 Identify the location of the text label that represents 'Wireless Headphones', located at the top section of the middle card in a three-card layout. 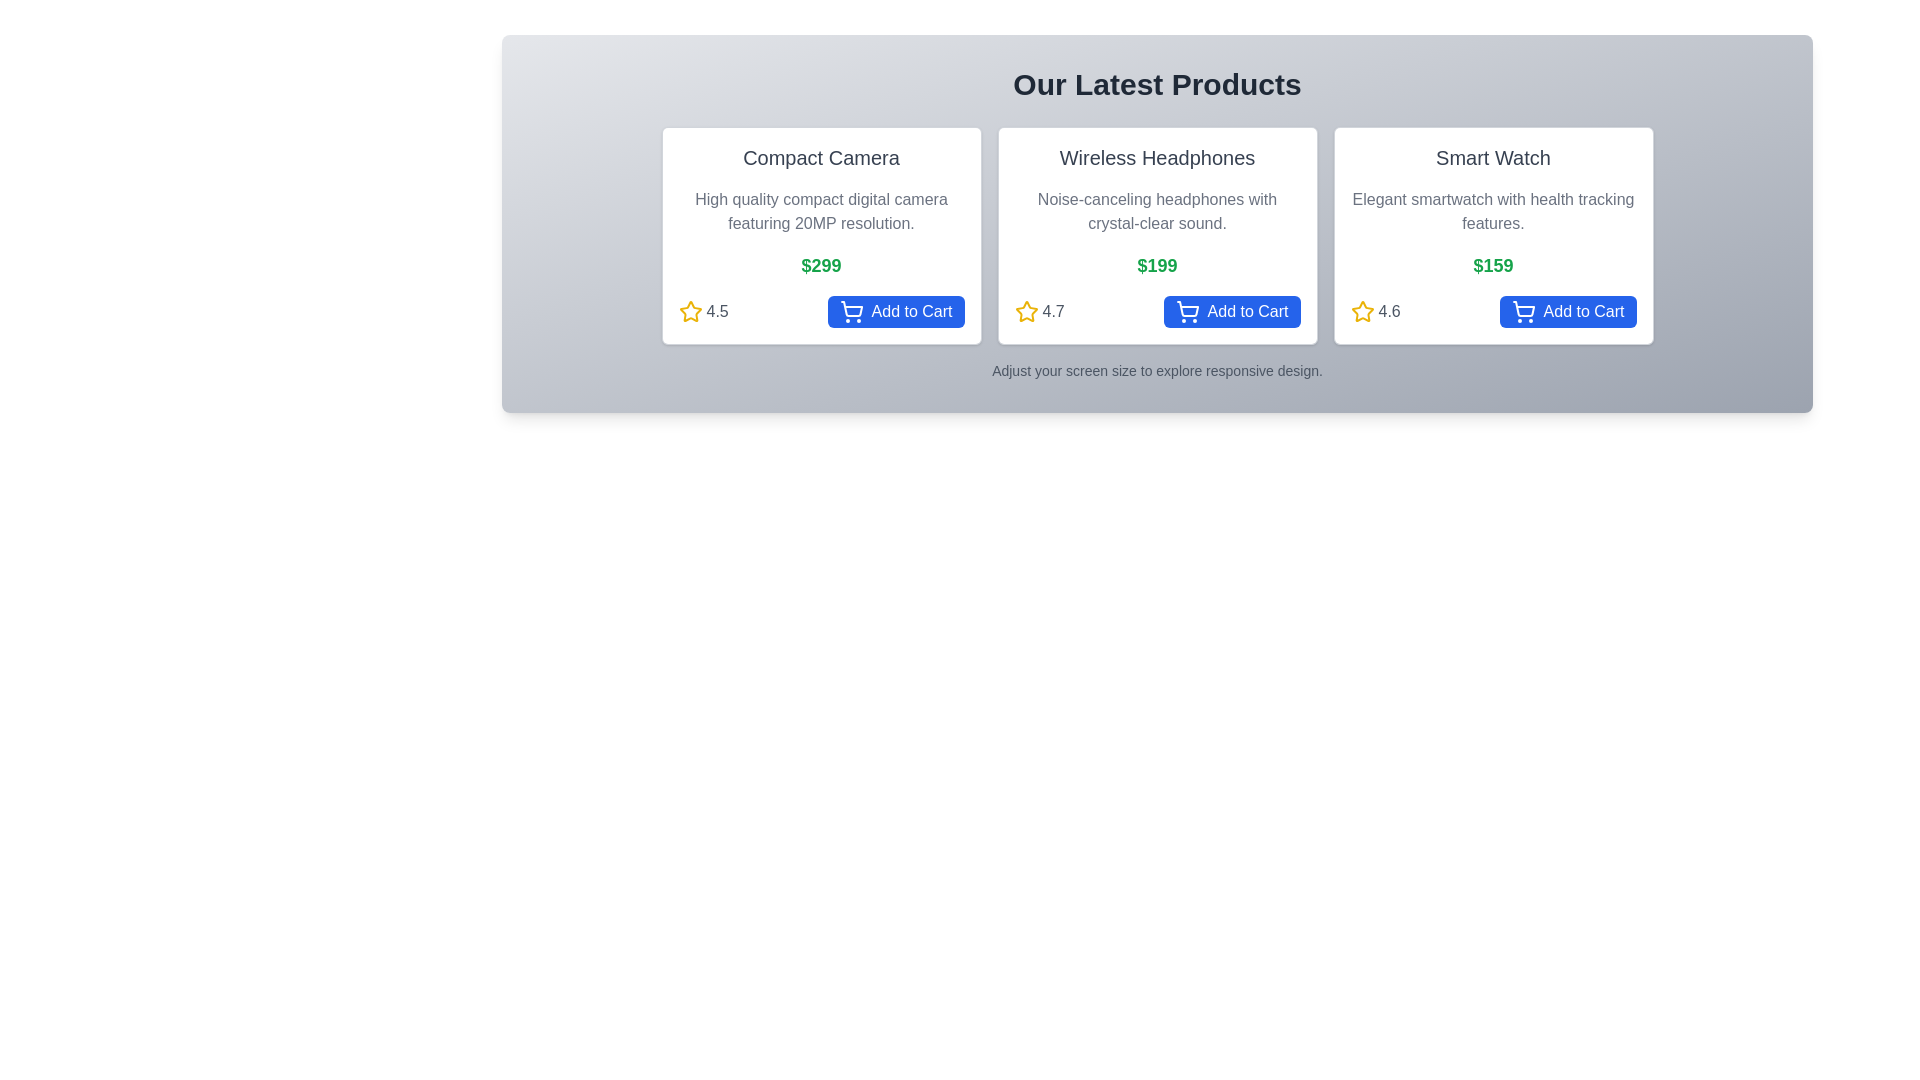
(1157, 157).